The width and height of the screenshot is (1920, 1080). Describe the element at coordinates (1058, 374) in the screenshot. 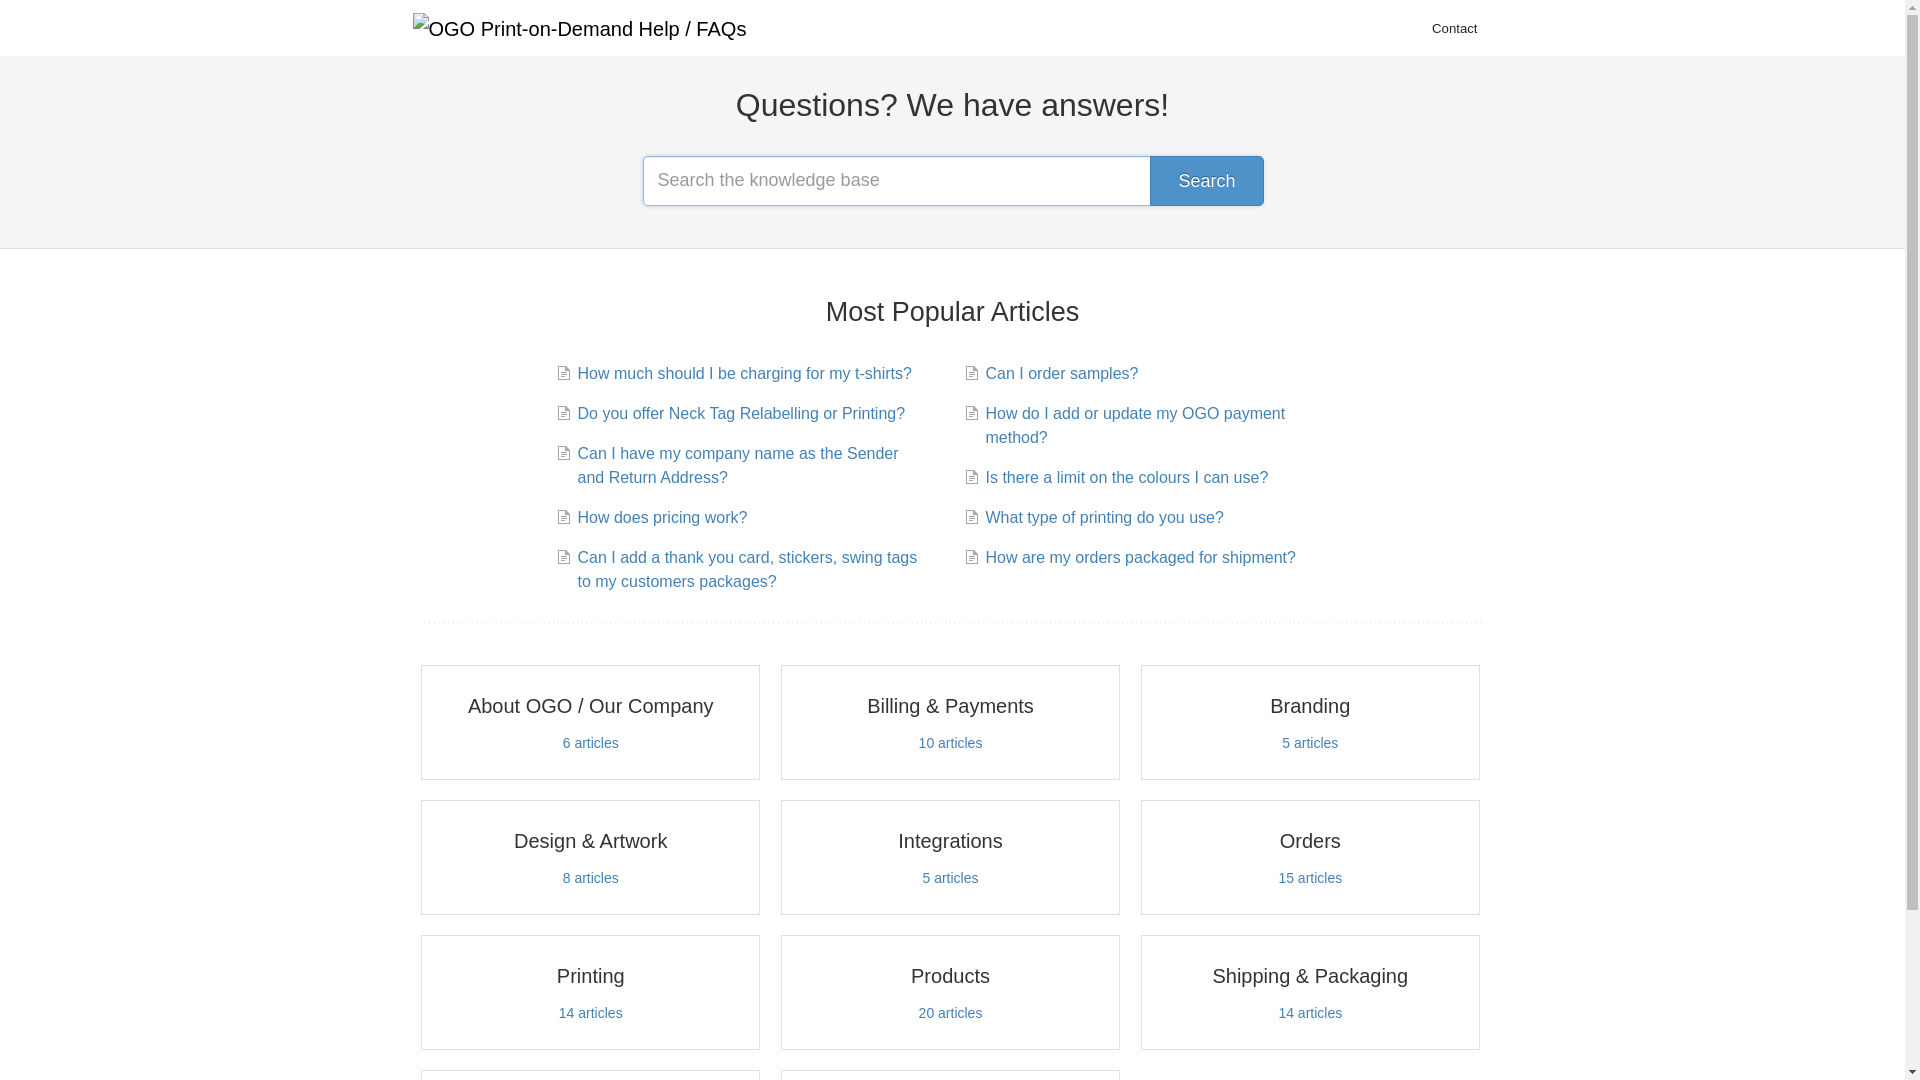

I see `'Can I order samples?'` at that location.